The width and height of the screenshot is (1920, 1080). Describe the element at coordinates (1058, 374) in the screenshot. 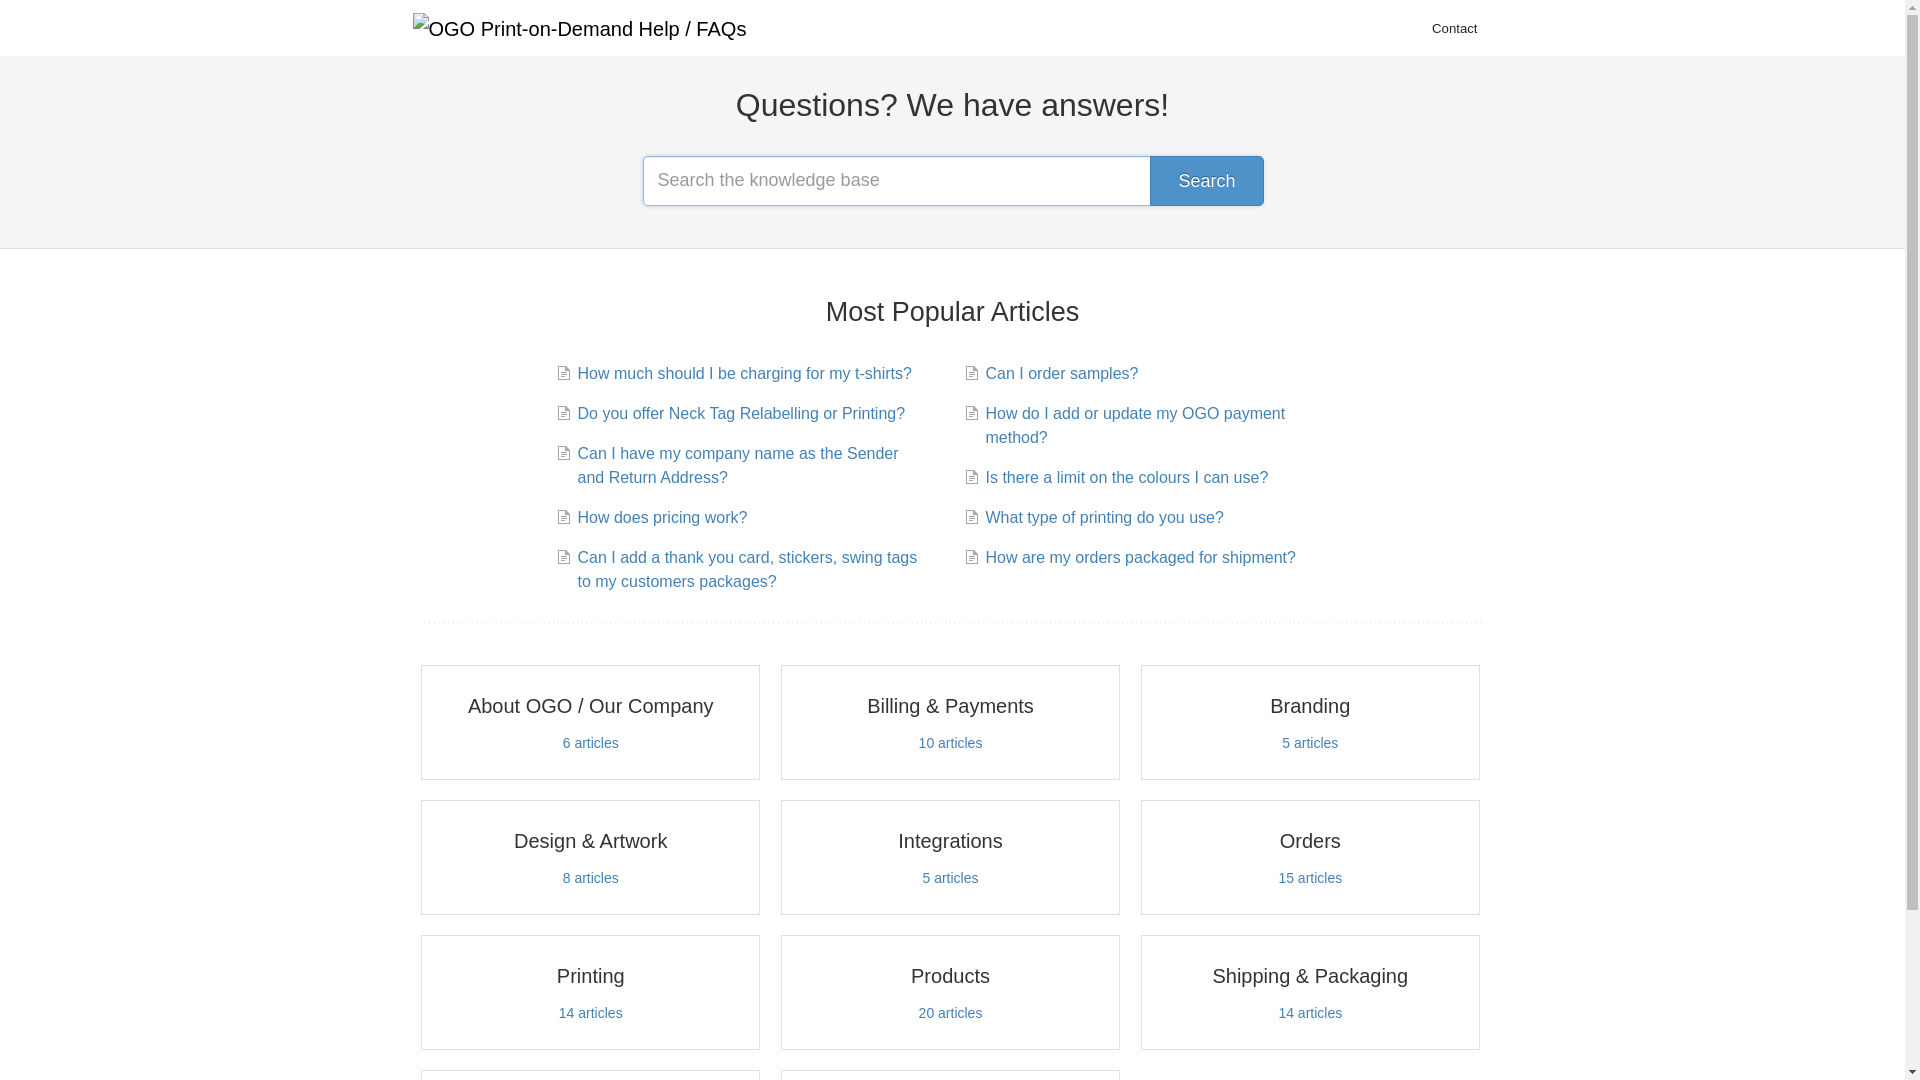

I see `'Can I order samples?'` at that location.